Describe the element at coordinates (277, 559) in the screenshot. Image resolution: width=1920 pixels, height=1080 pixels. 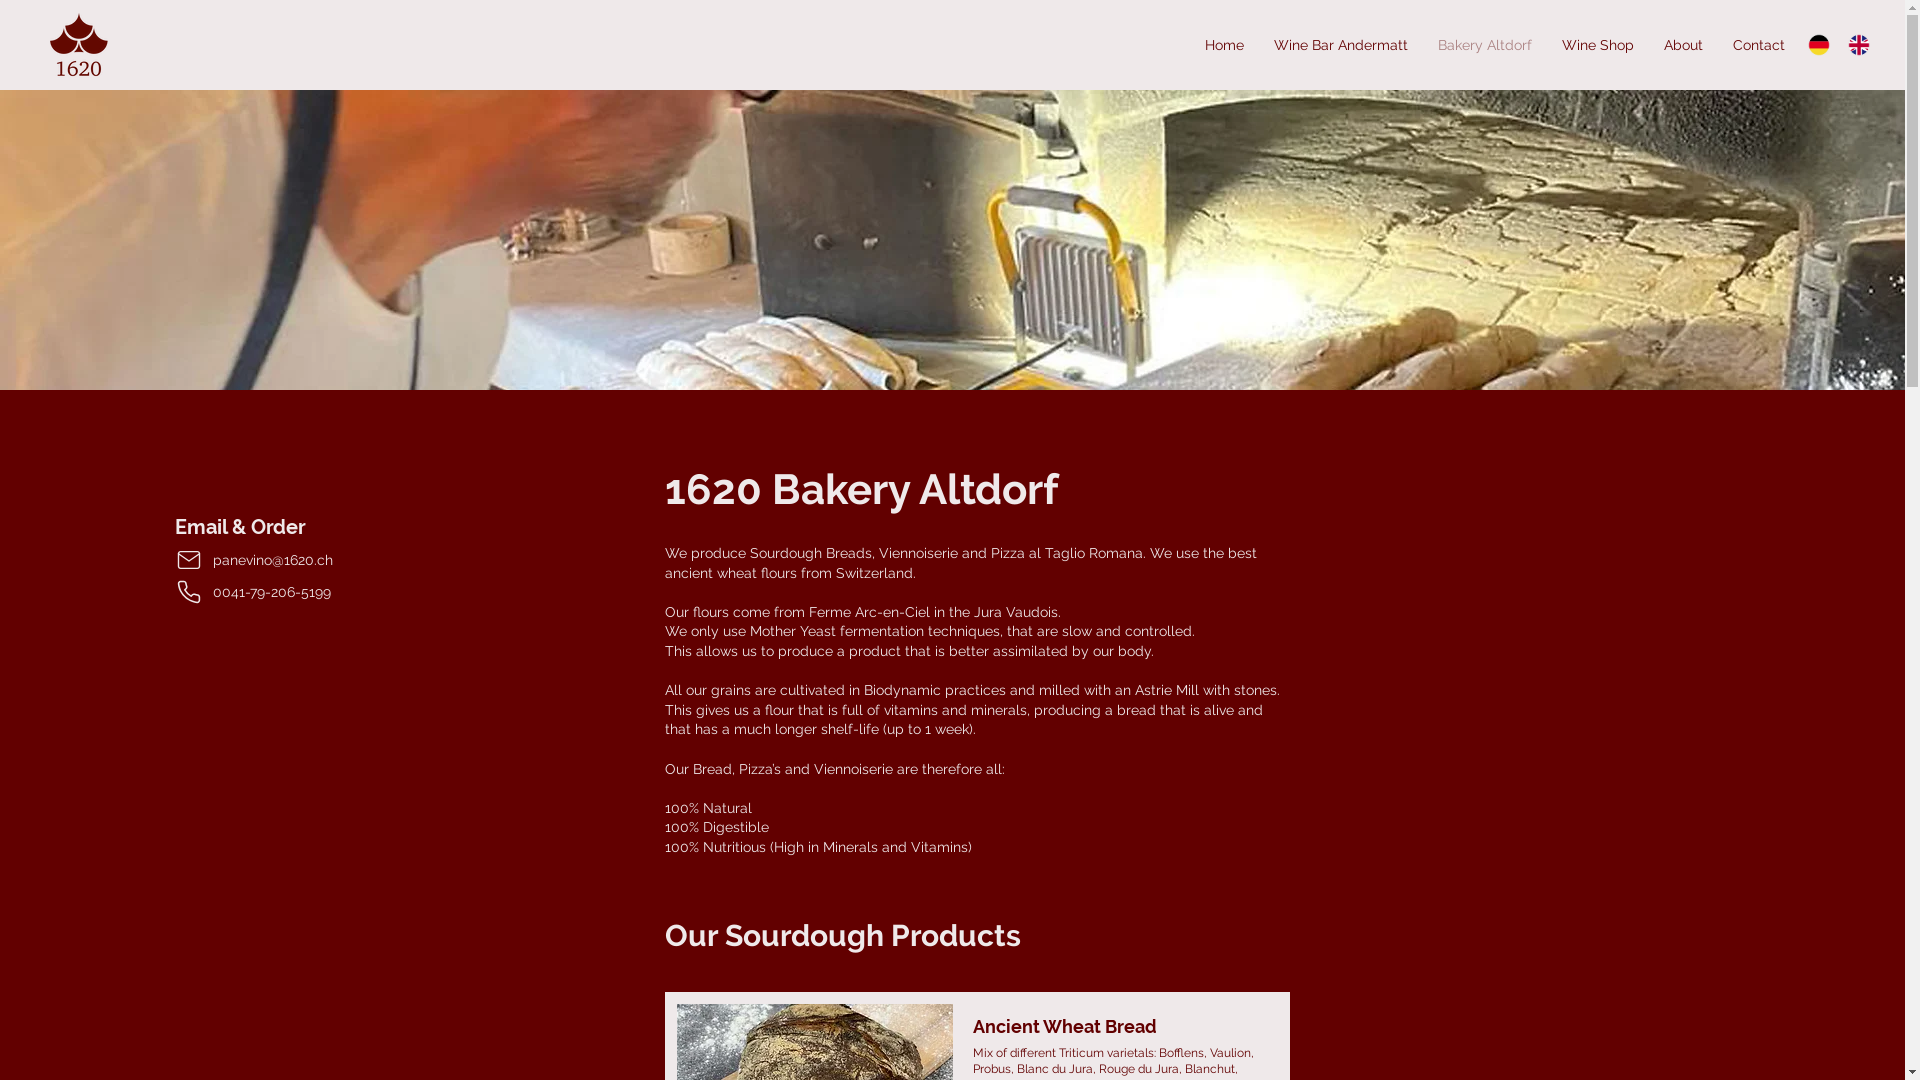
I see `'panevino@1620.ch'` at that location.